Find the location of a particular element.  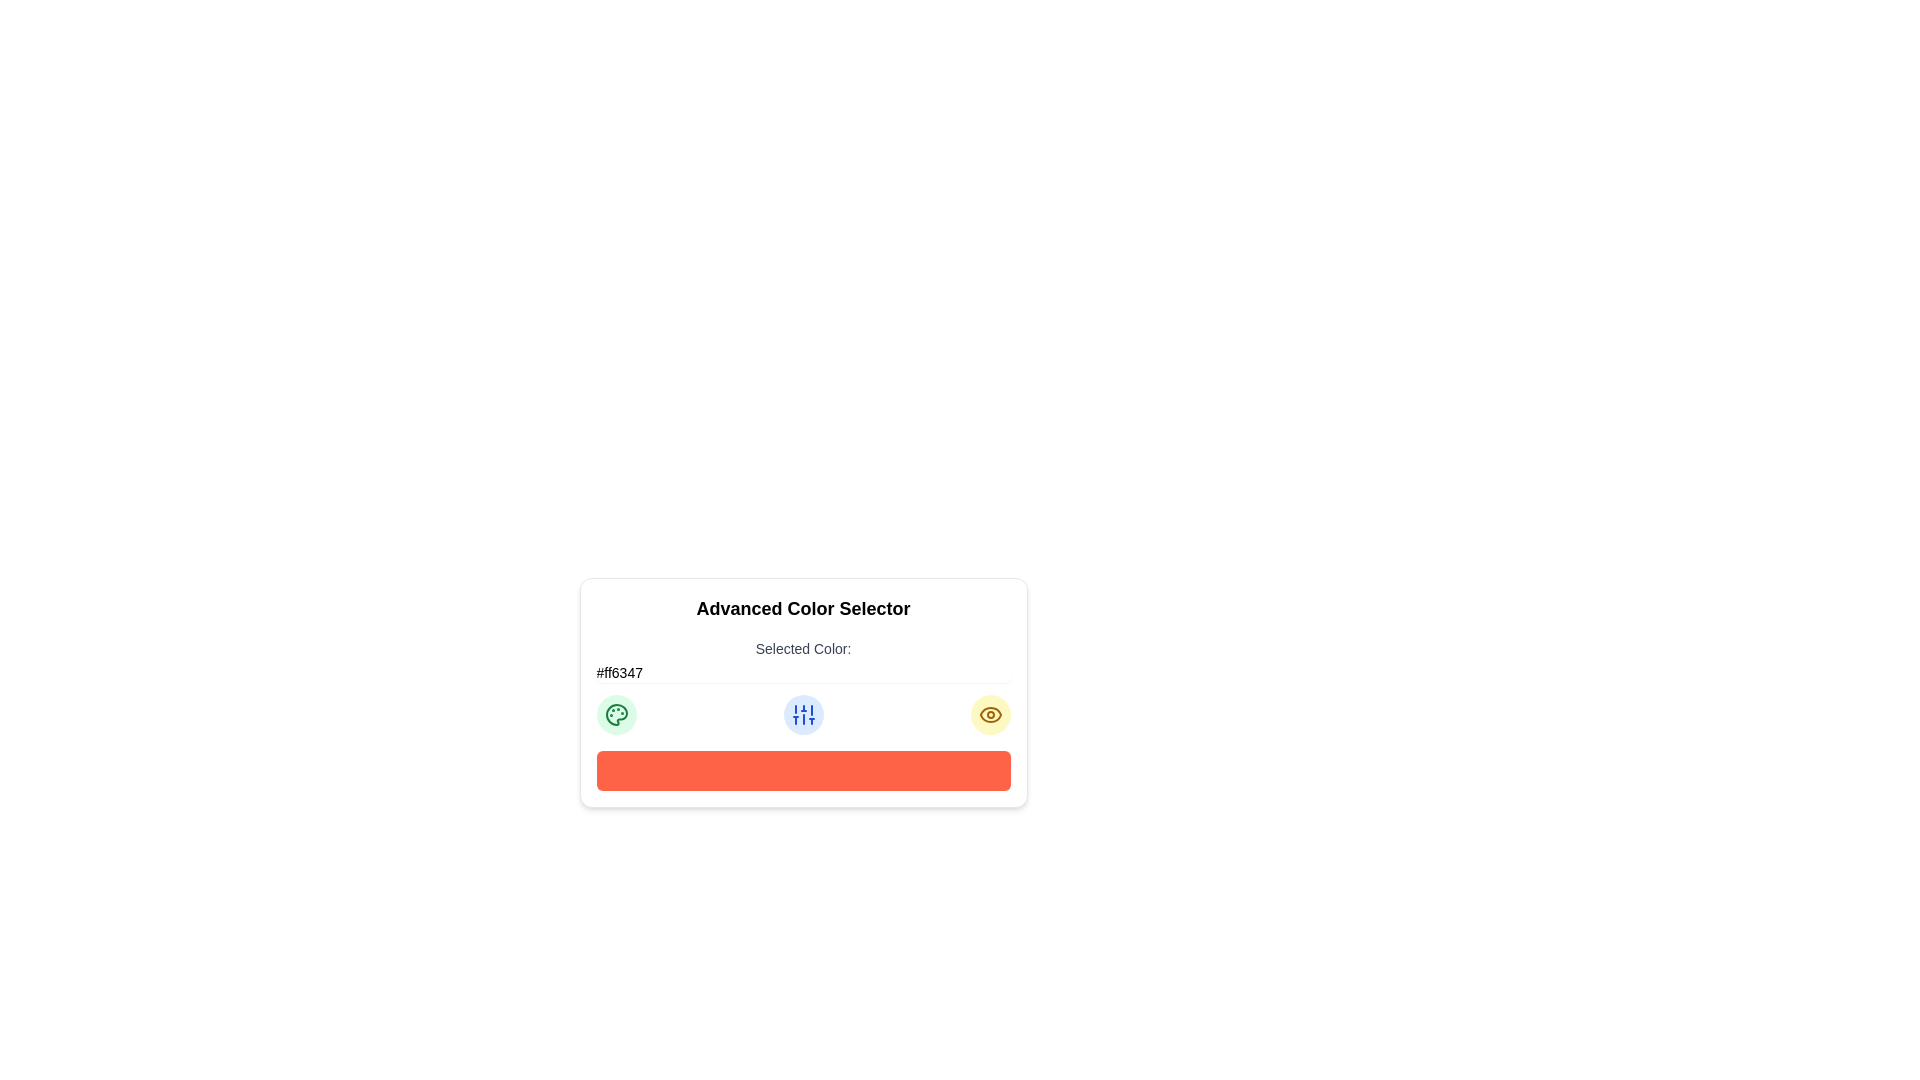

the visibility toggle icon button located at the bottom-right corner of the interface is located at coordinates (990, 713).